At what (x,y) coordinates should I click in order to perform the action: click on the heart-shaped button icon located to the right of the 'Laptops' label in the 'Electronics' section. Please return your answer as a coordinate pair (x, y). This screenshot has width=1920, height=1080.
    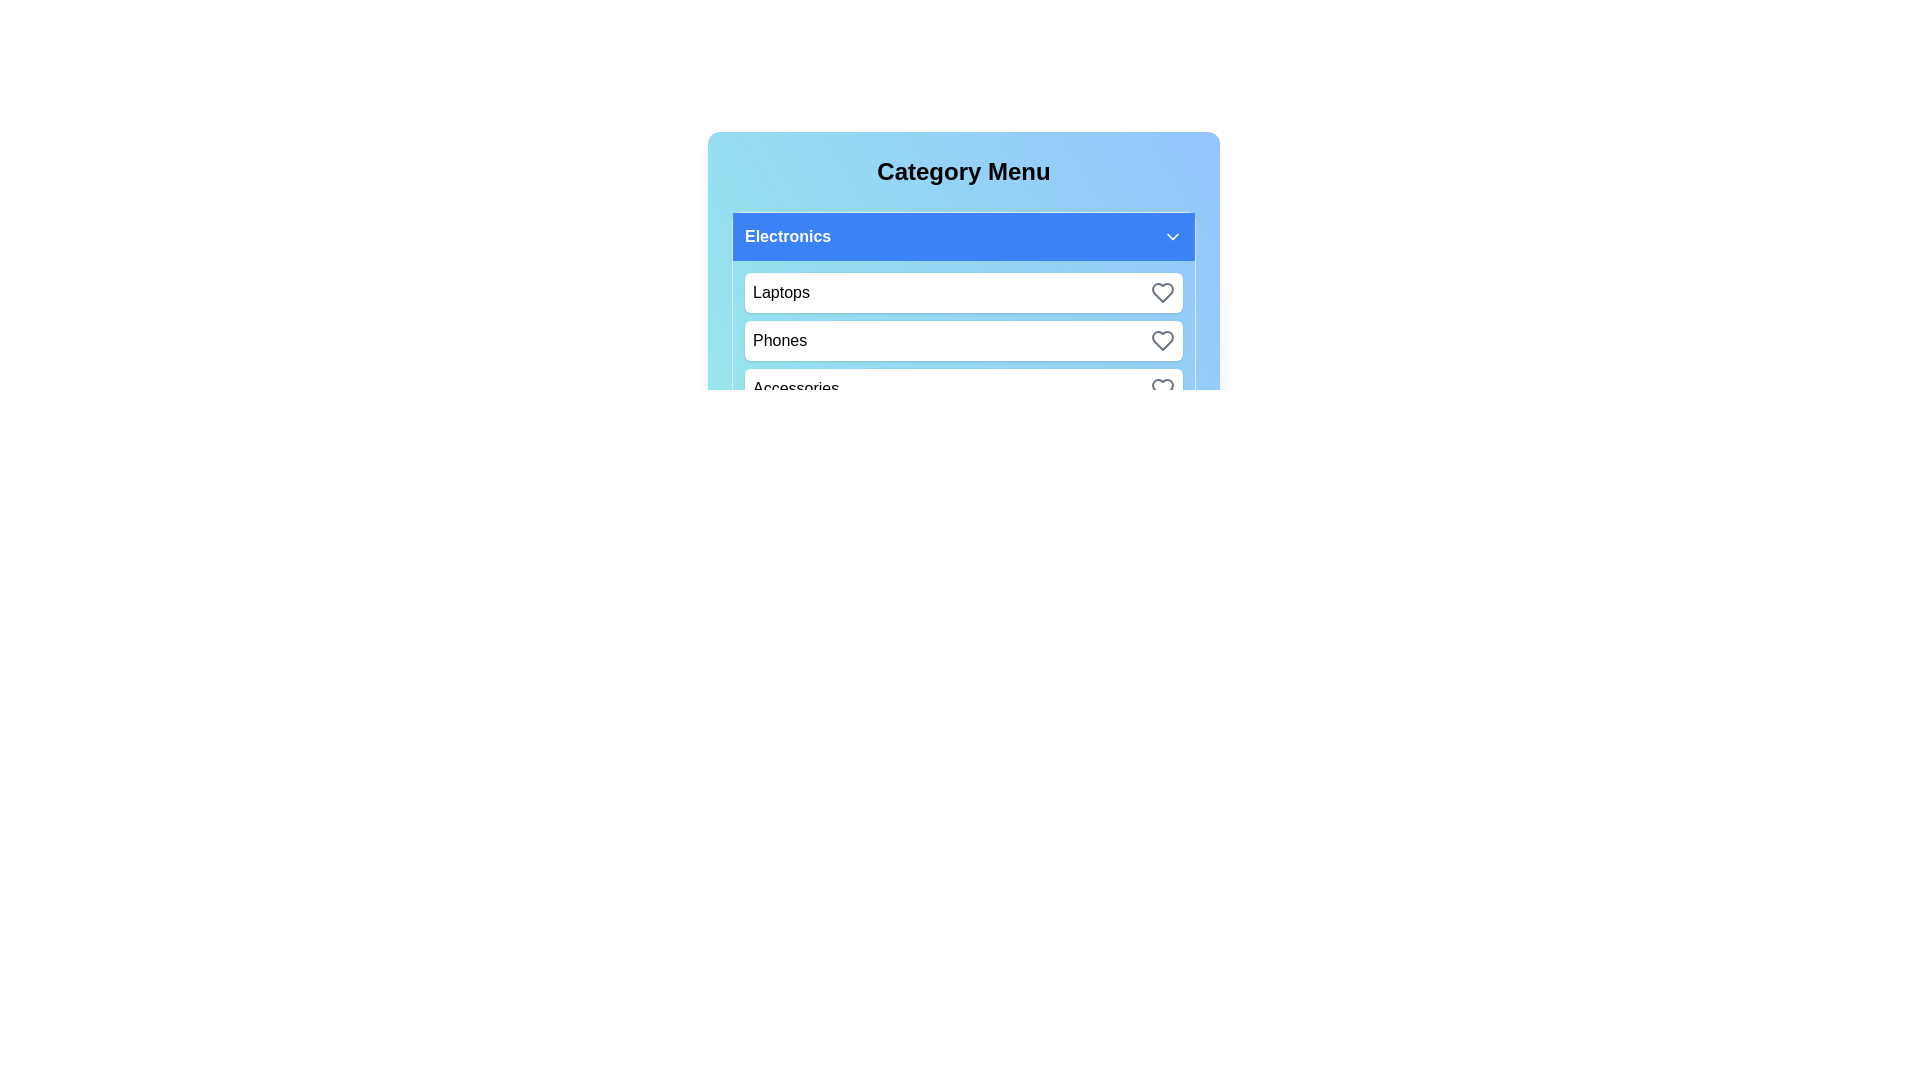
    Looking at the image, I should click on (1162, 293).